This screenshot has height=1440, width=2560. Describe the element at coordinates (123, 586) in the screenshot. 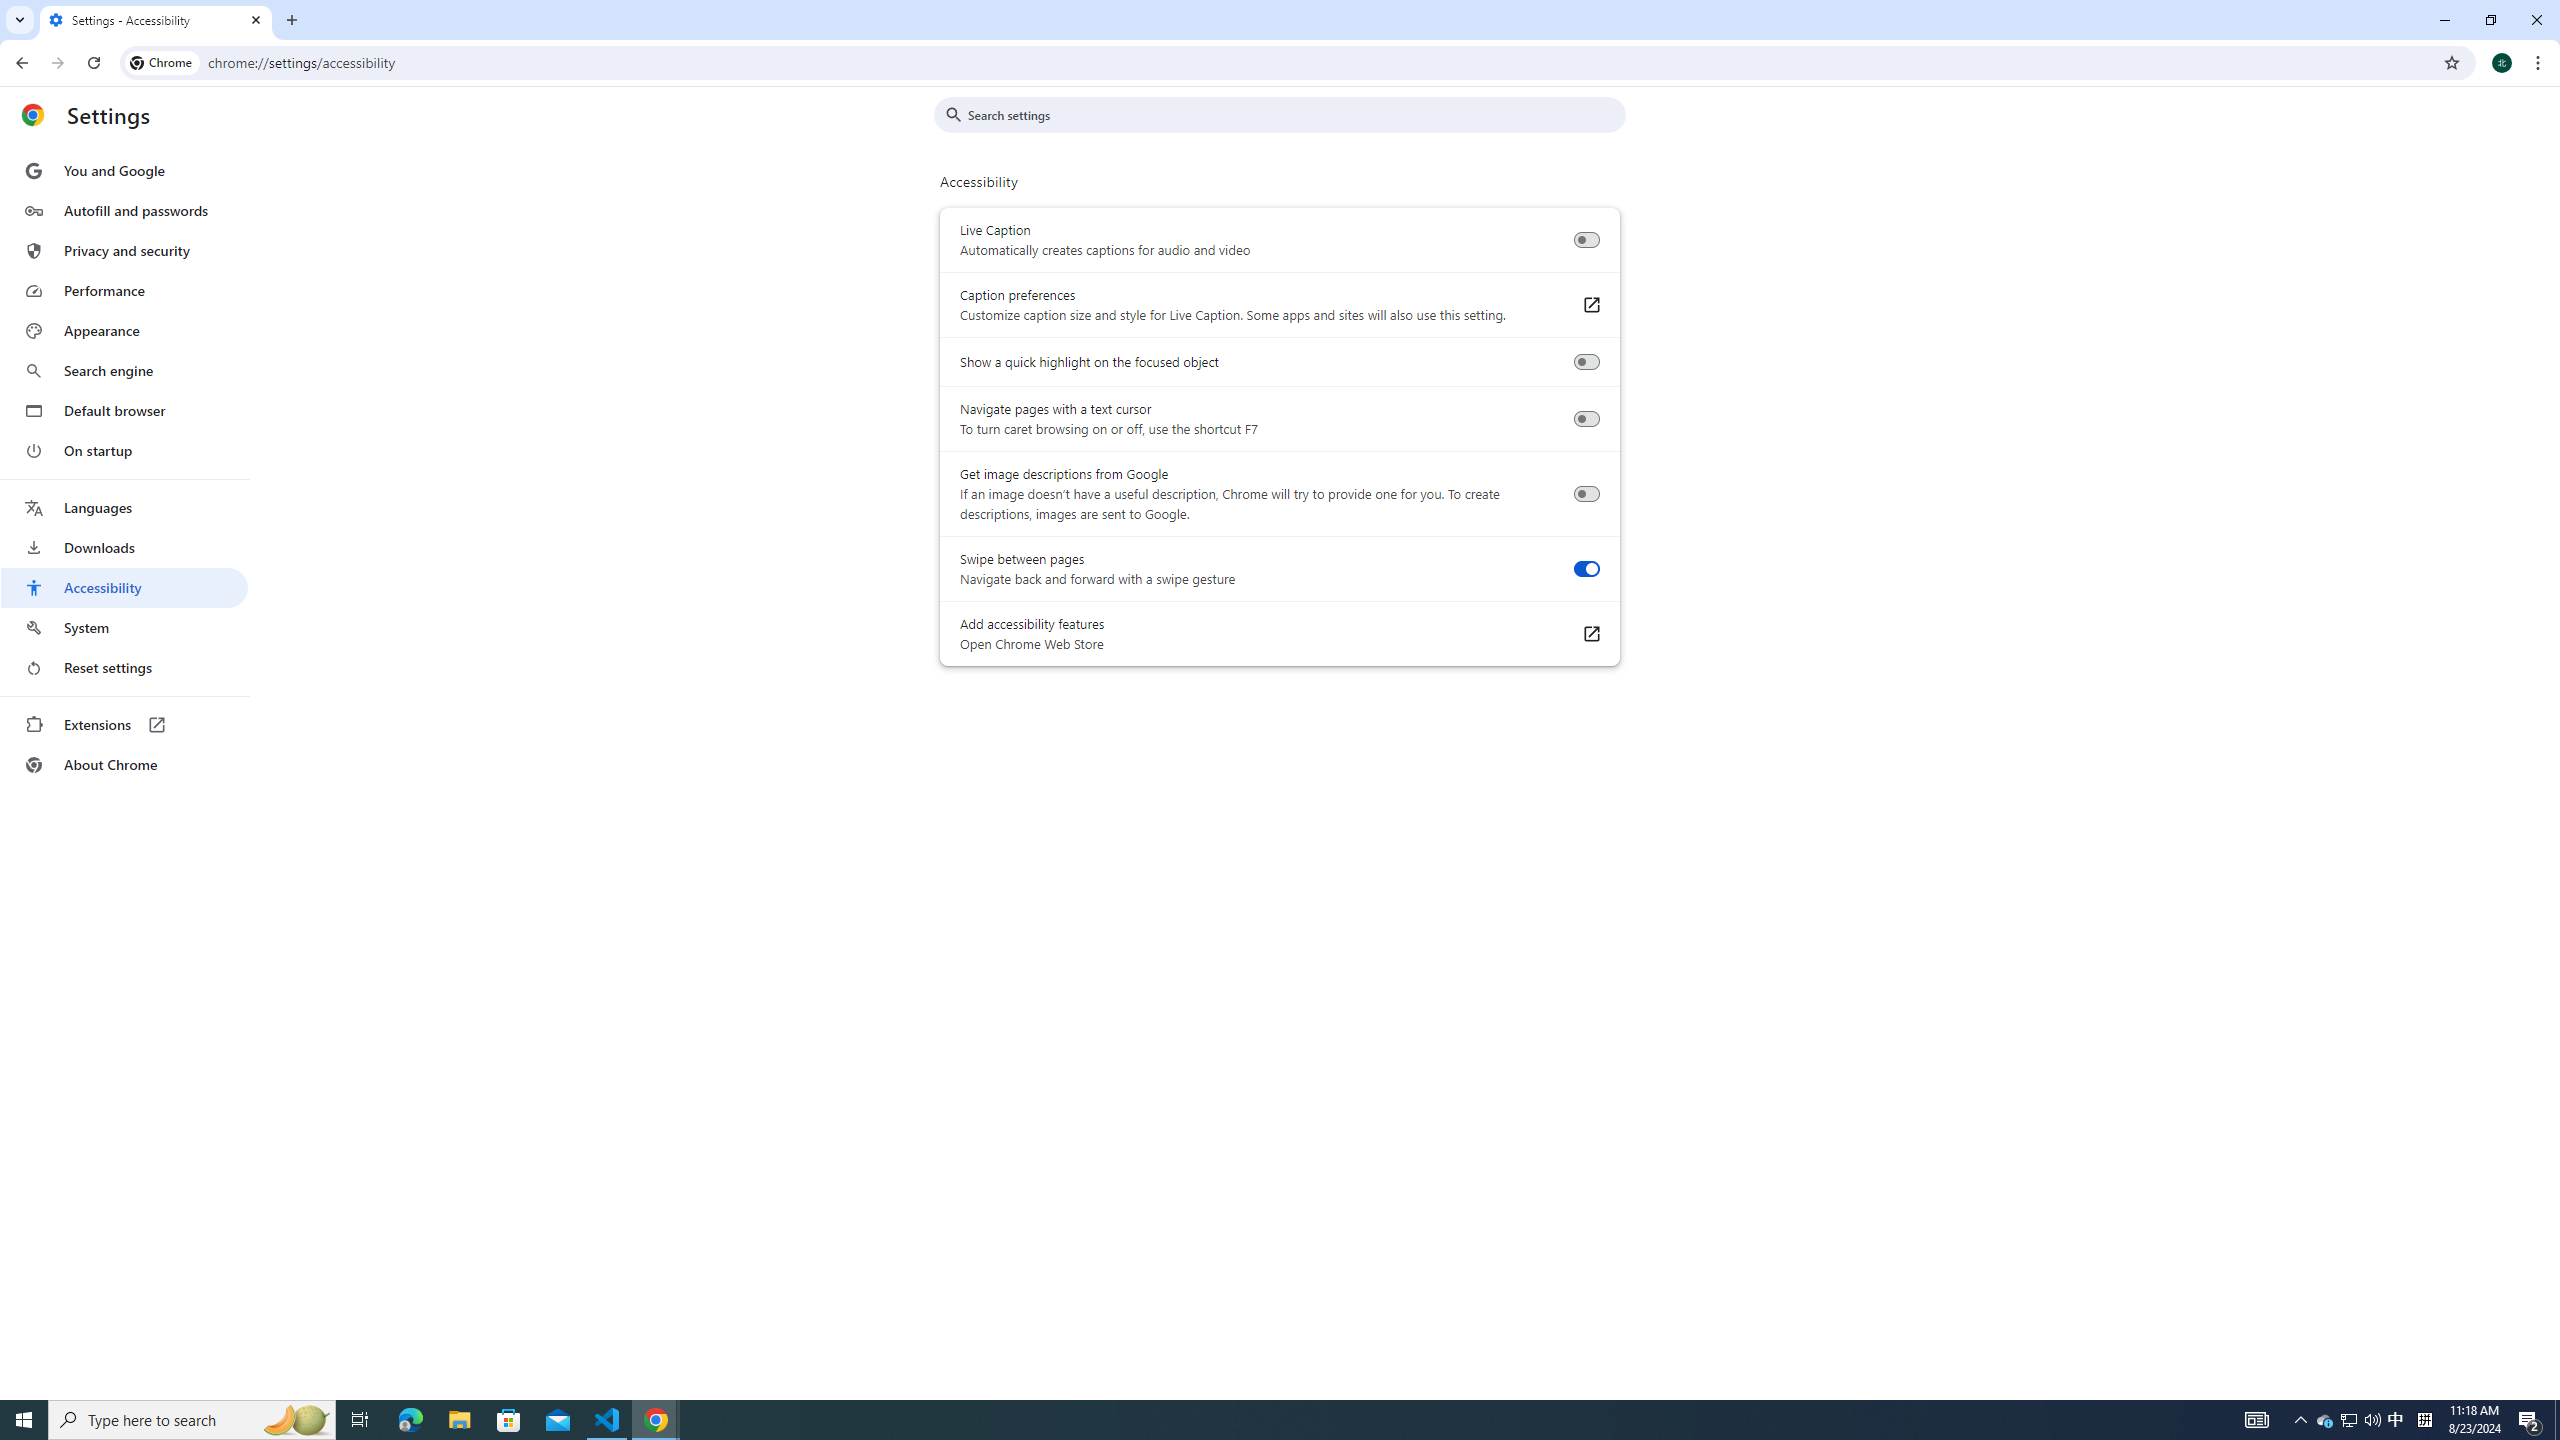

I see `'Accessibility'` at that location.